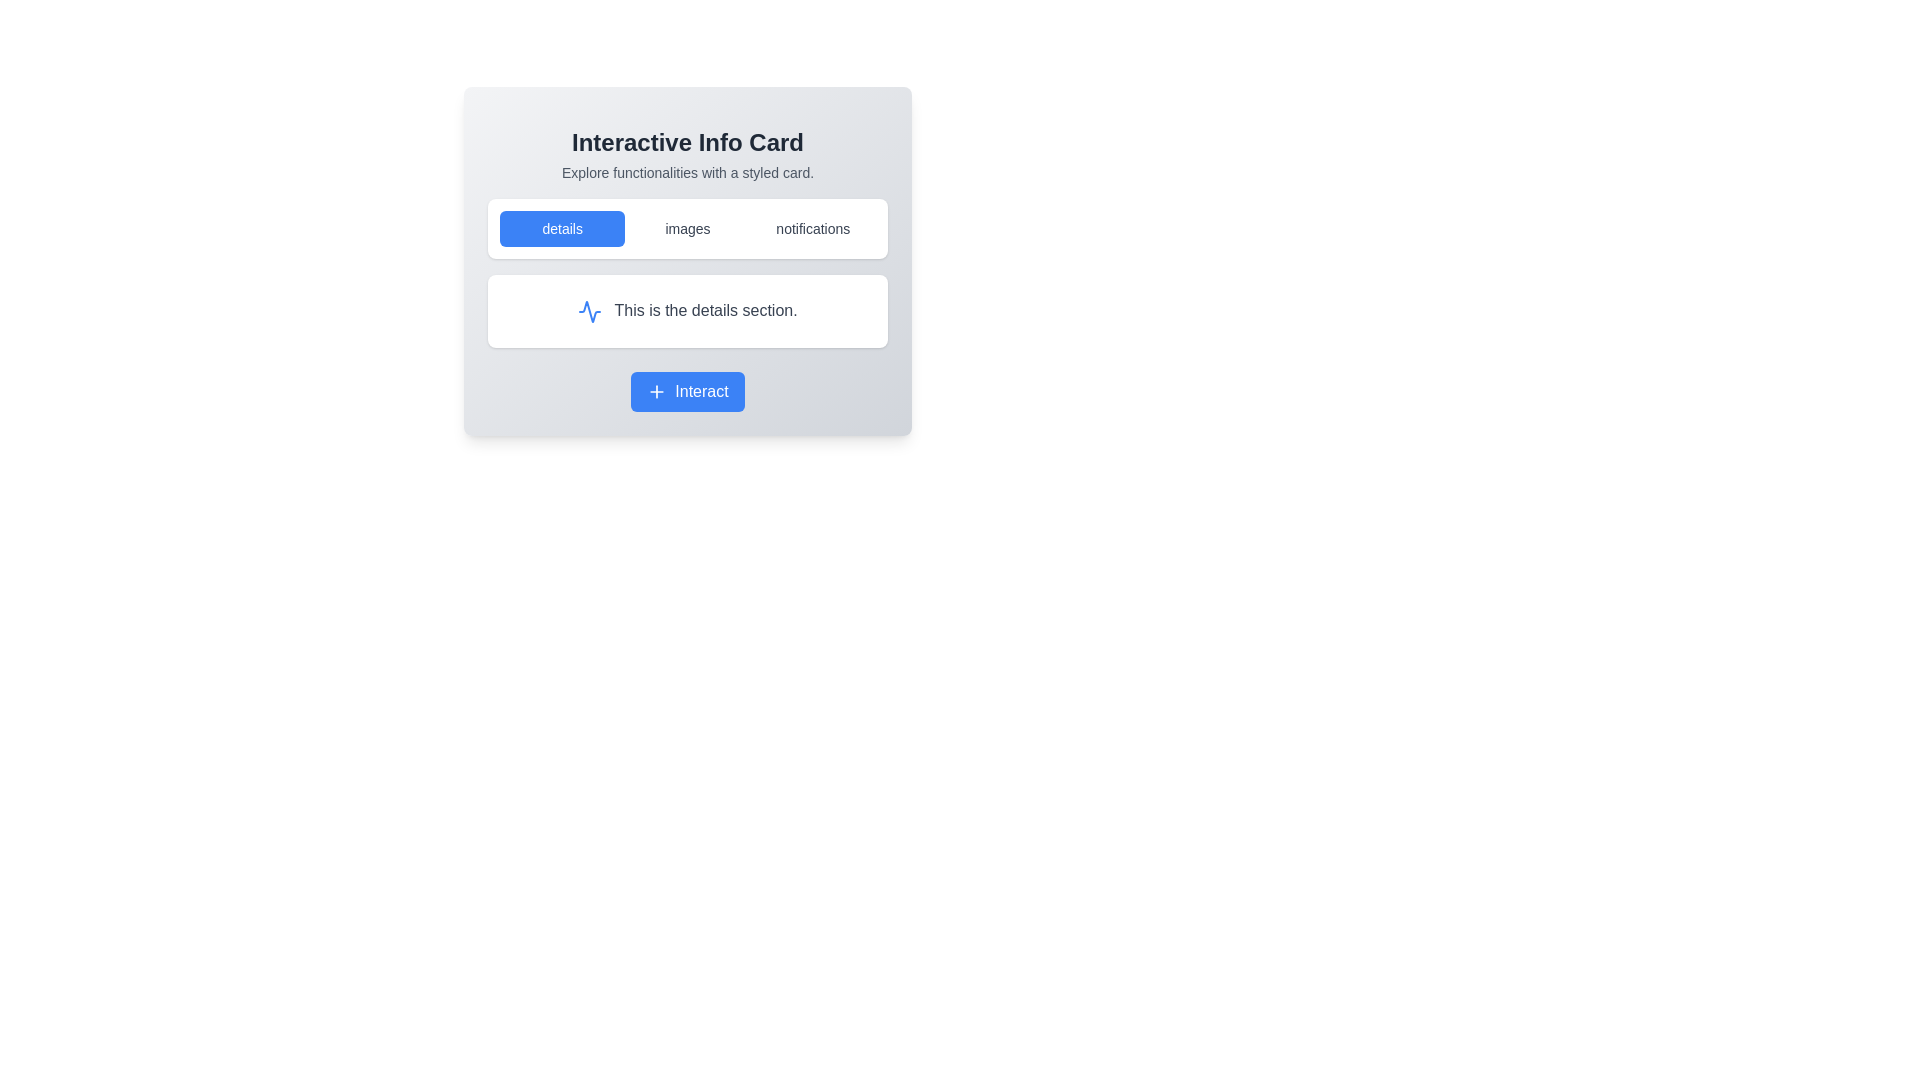  What do you see at coordinates (657, 390) in the screenshot?
I see `the '+' icon located inside the 'Interact' button, which has a blue background and is positioned at the bottom center of the interactive card component` at bounding box center [657, 390].